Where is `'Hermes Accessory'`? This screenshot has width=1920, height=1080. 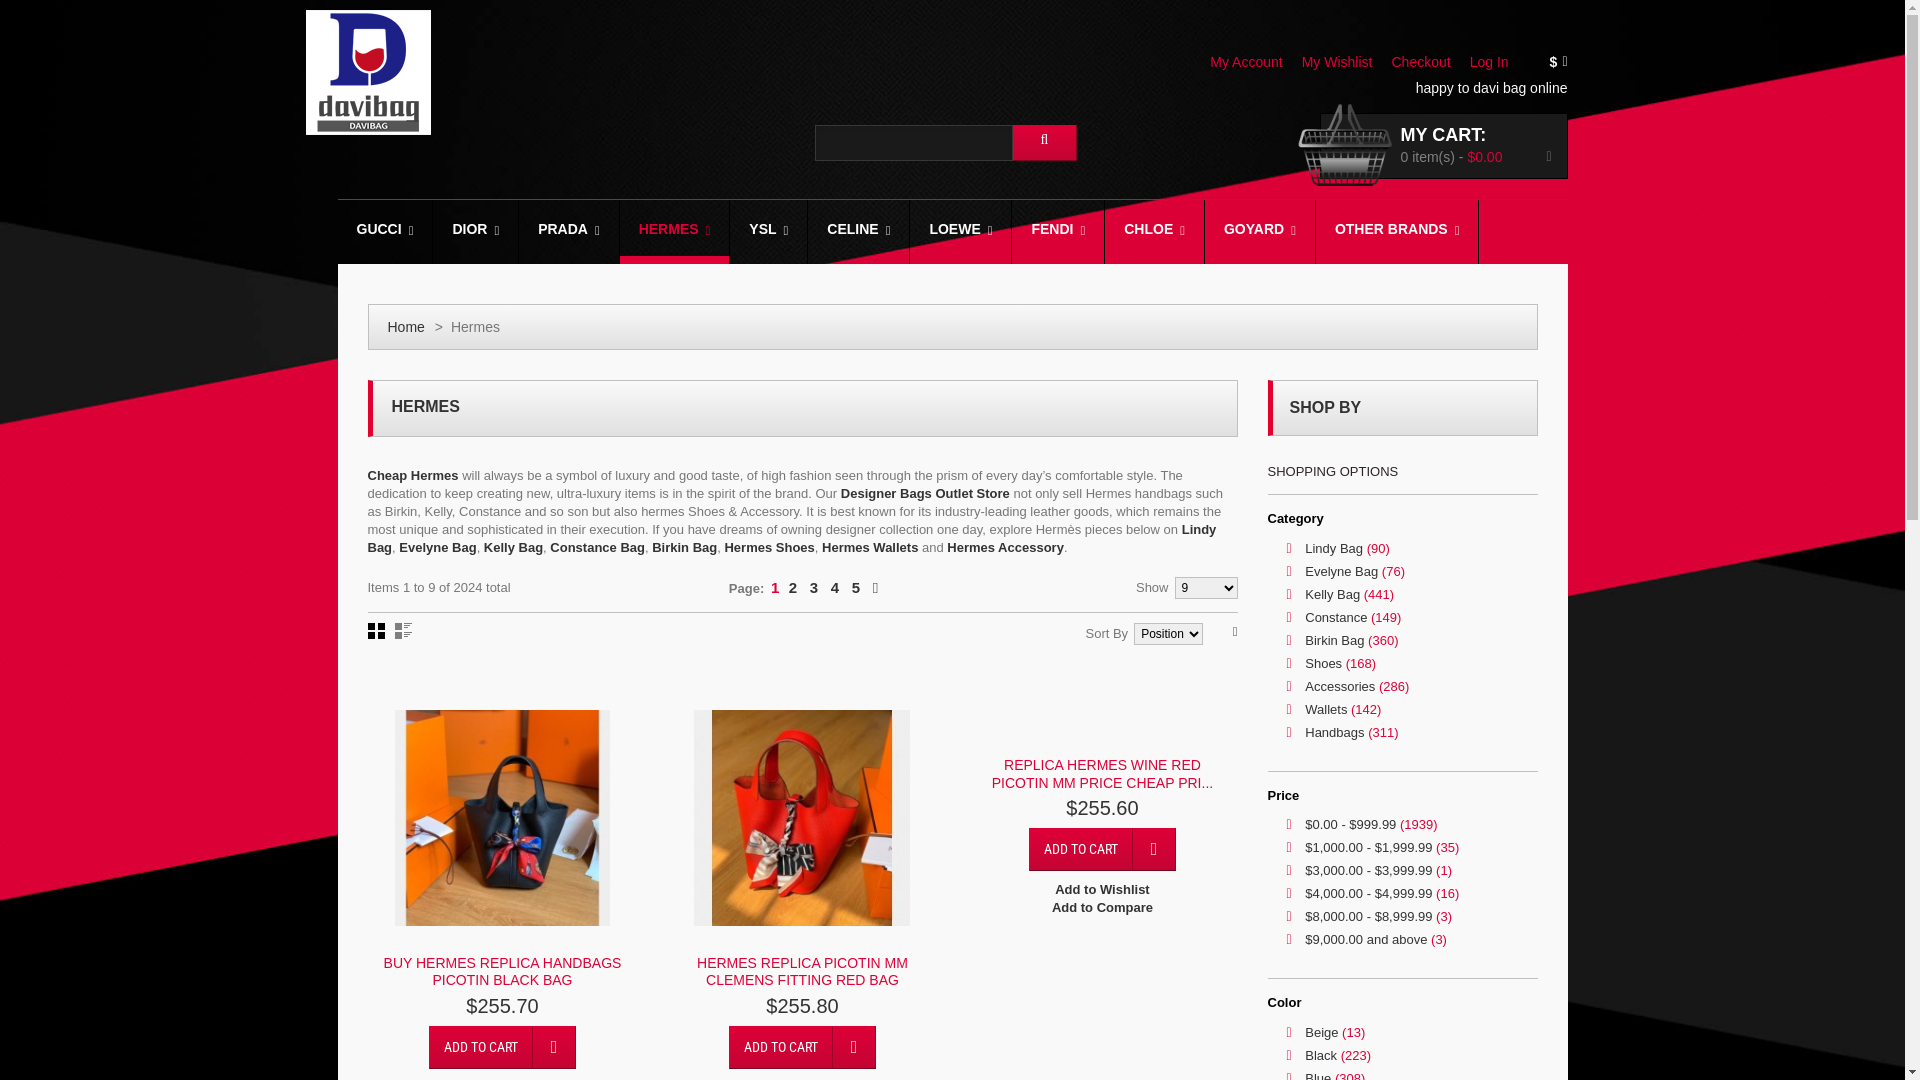 'Hermes Accessory' is located at coordinates (945, 547).